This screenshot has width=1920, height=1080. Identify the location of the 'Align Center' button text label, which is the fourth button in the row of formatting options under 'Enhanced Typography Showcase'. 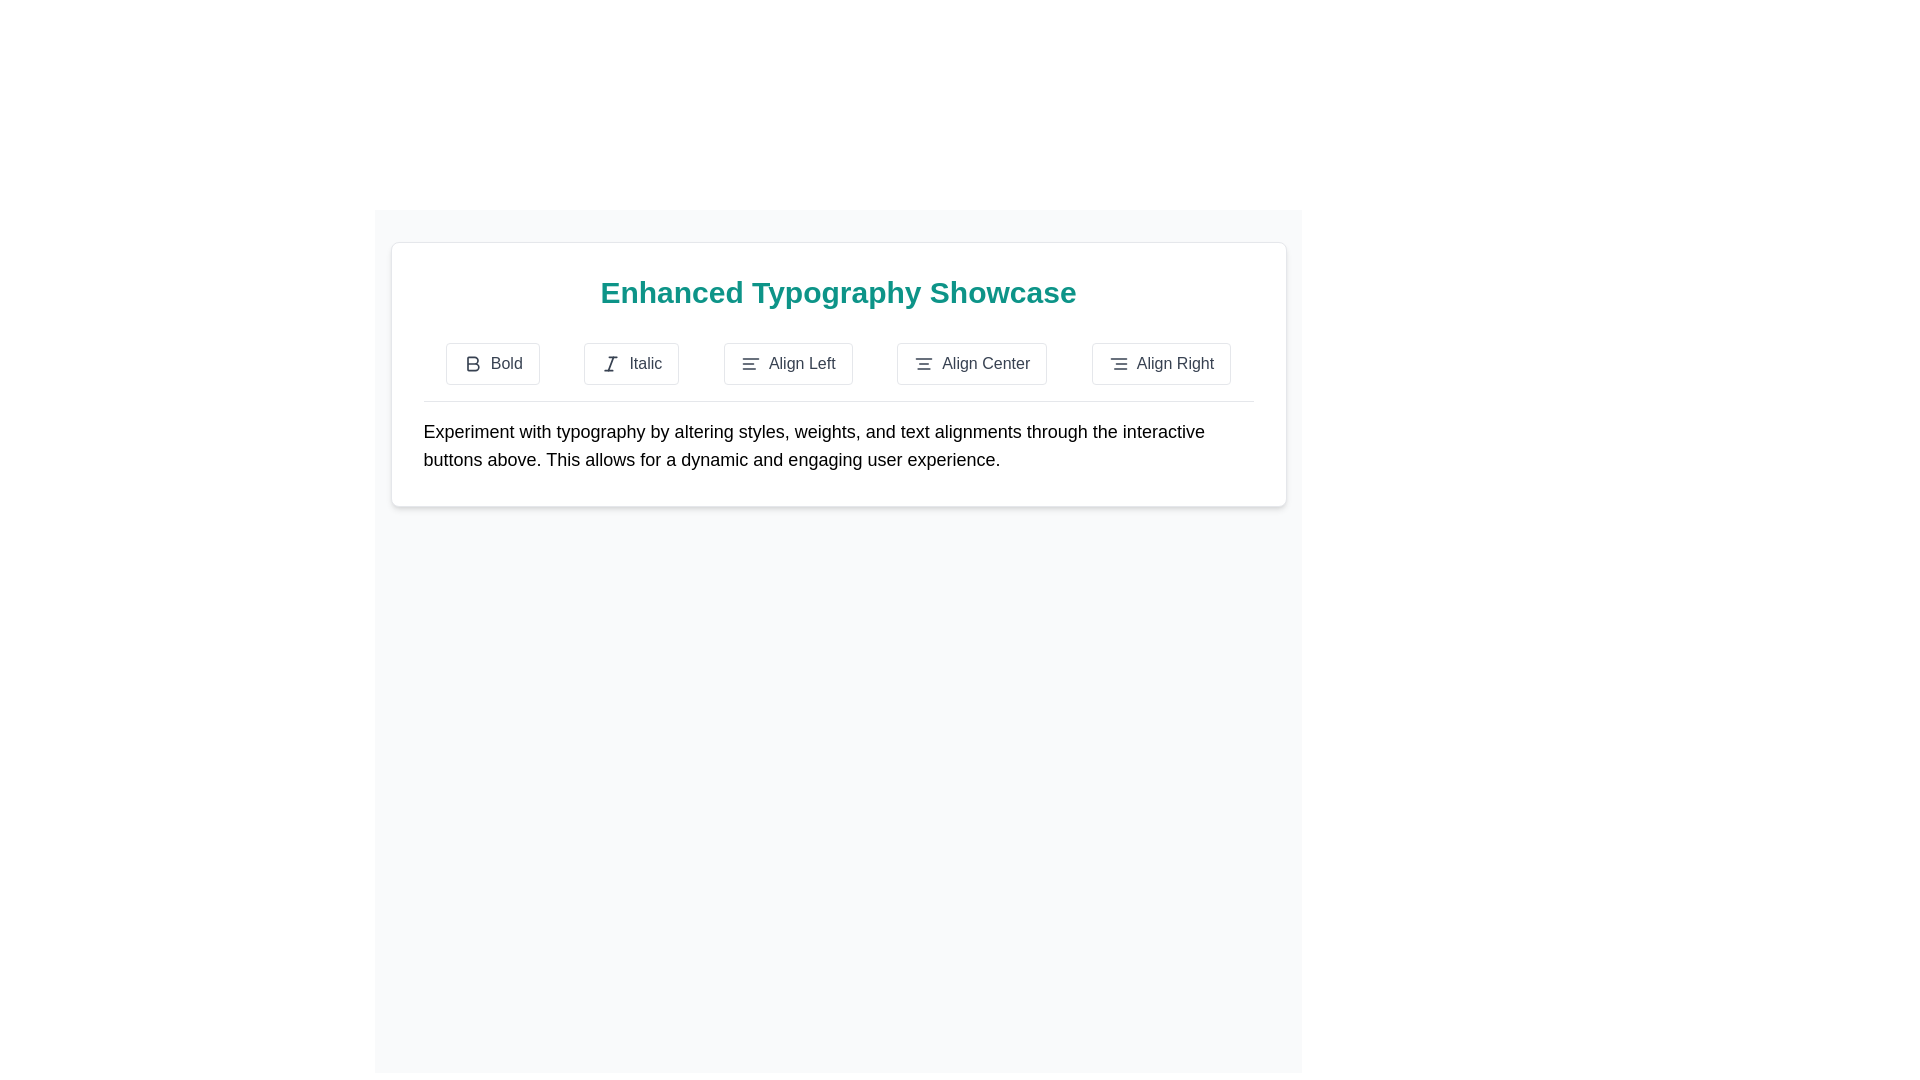
(986, 363).